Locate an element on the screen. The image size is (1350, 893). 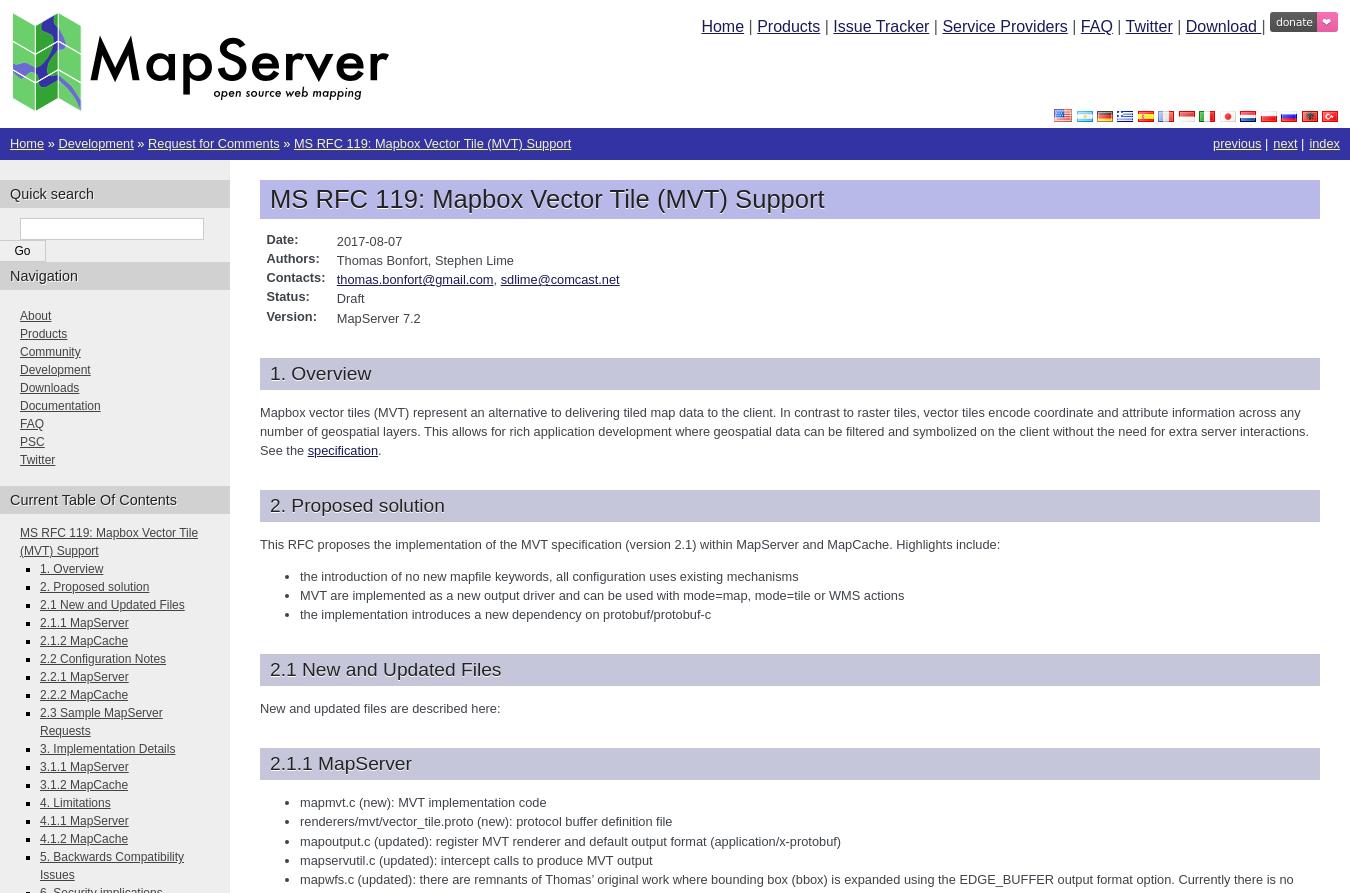
'next' is located at coordinates (1285, 143).